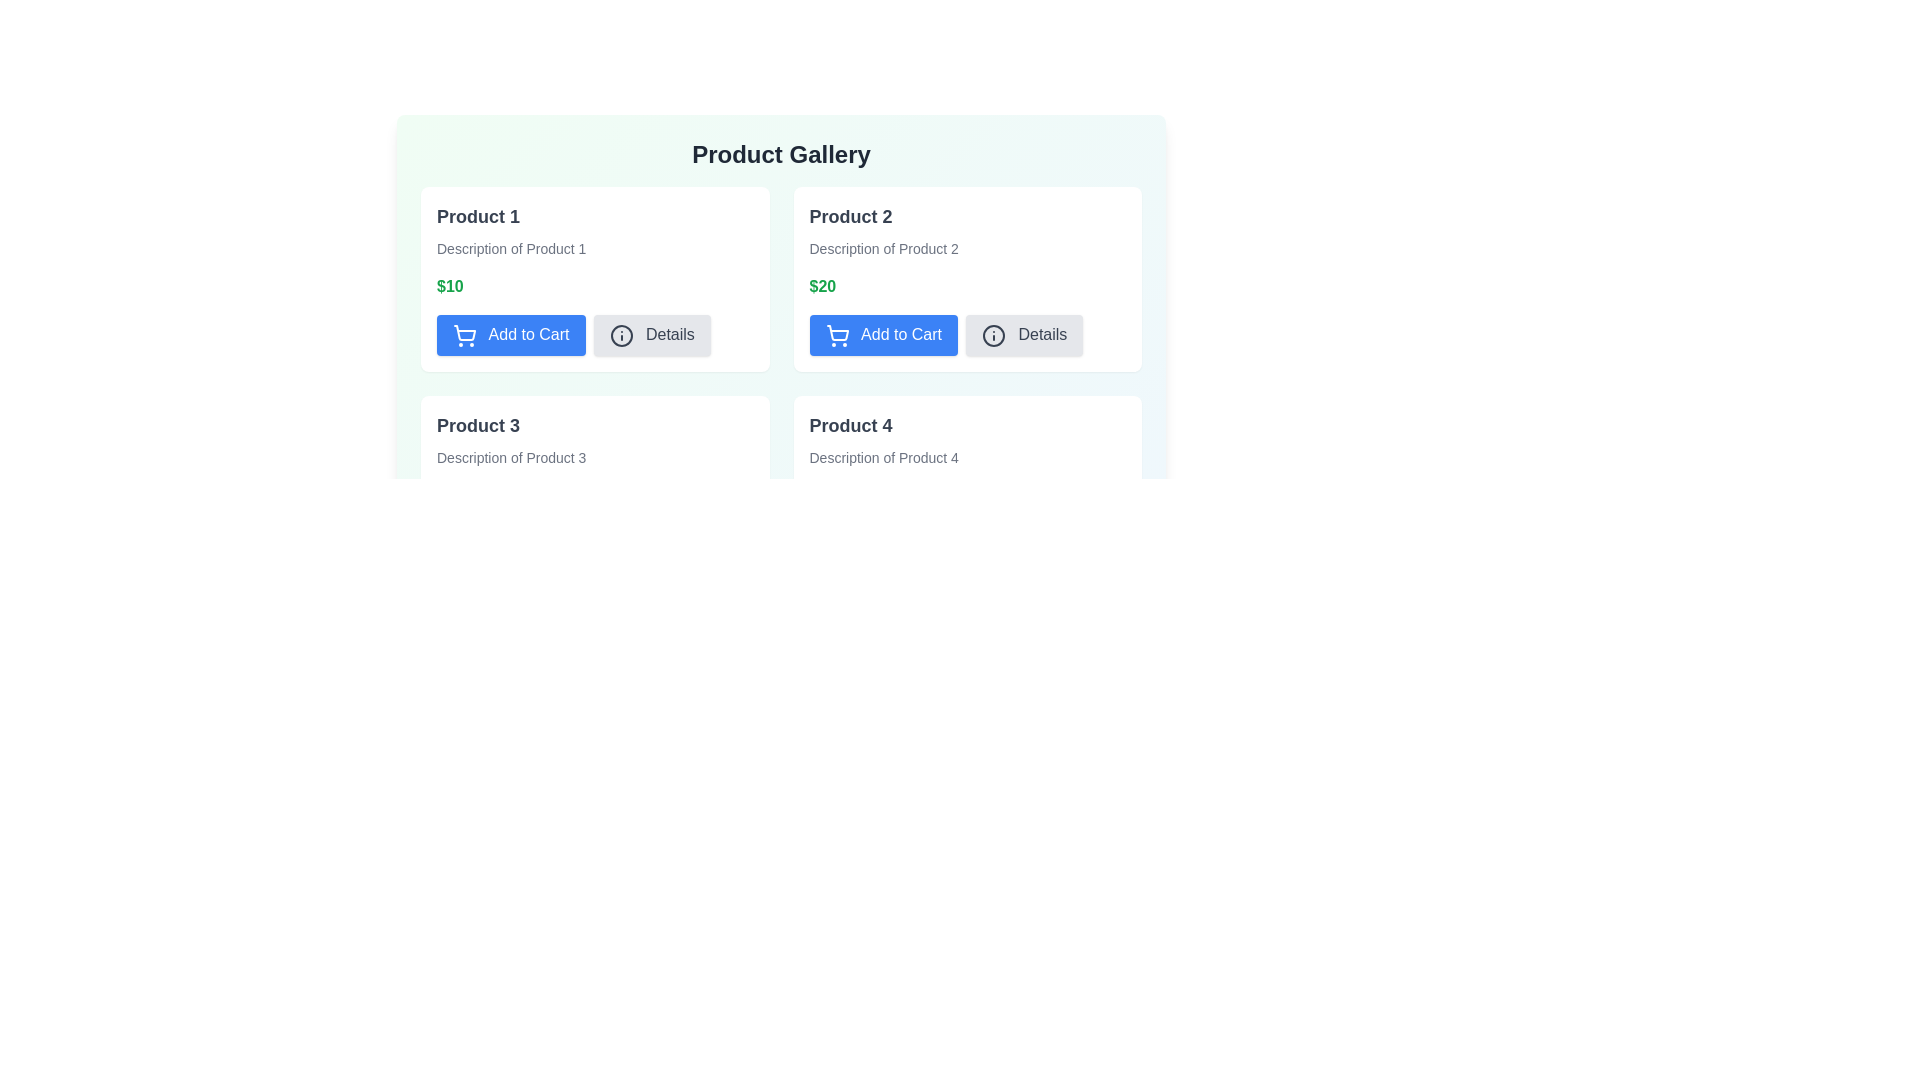 This screenshot has width=1920, height=1080. Describe the element at coordinates (620, 334) in the screenshot. I see `the informational SVG-based icon located to the left of the 'Details' text within the gray 'Details' button, which is situated to the right of the blue 'Add to Cart' button` at that location.